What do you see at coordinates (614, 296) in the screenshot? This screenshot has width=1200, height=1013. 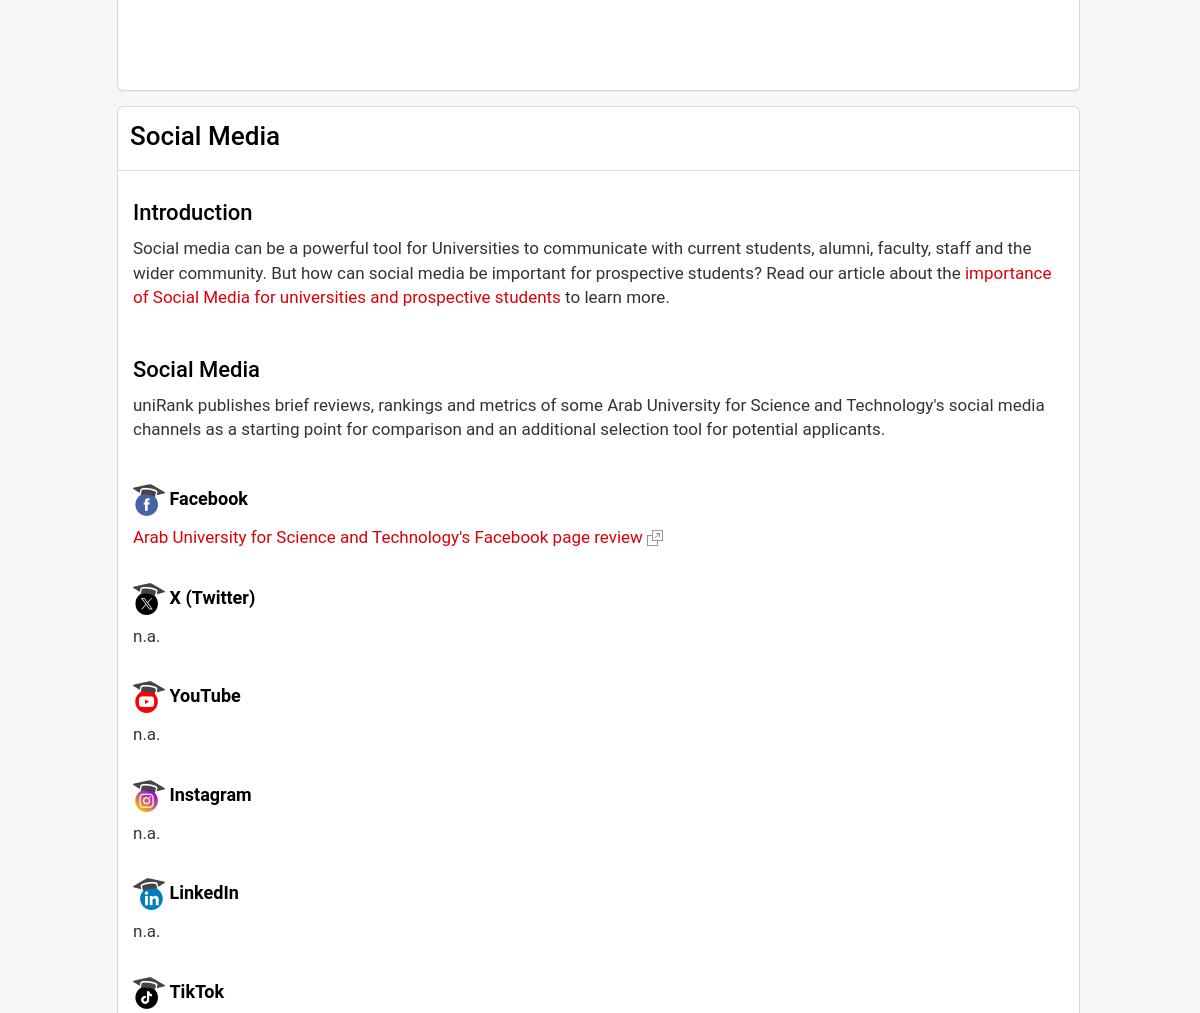 I see `'to learn more.'` at bounding box center [614, 296].